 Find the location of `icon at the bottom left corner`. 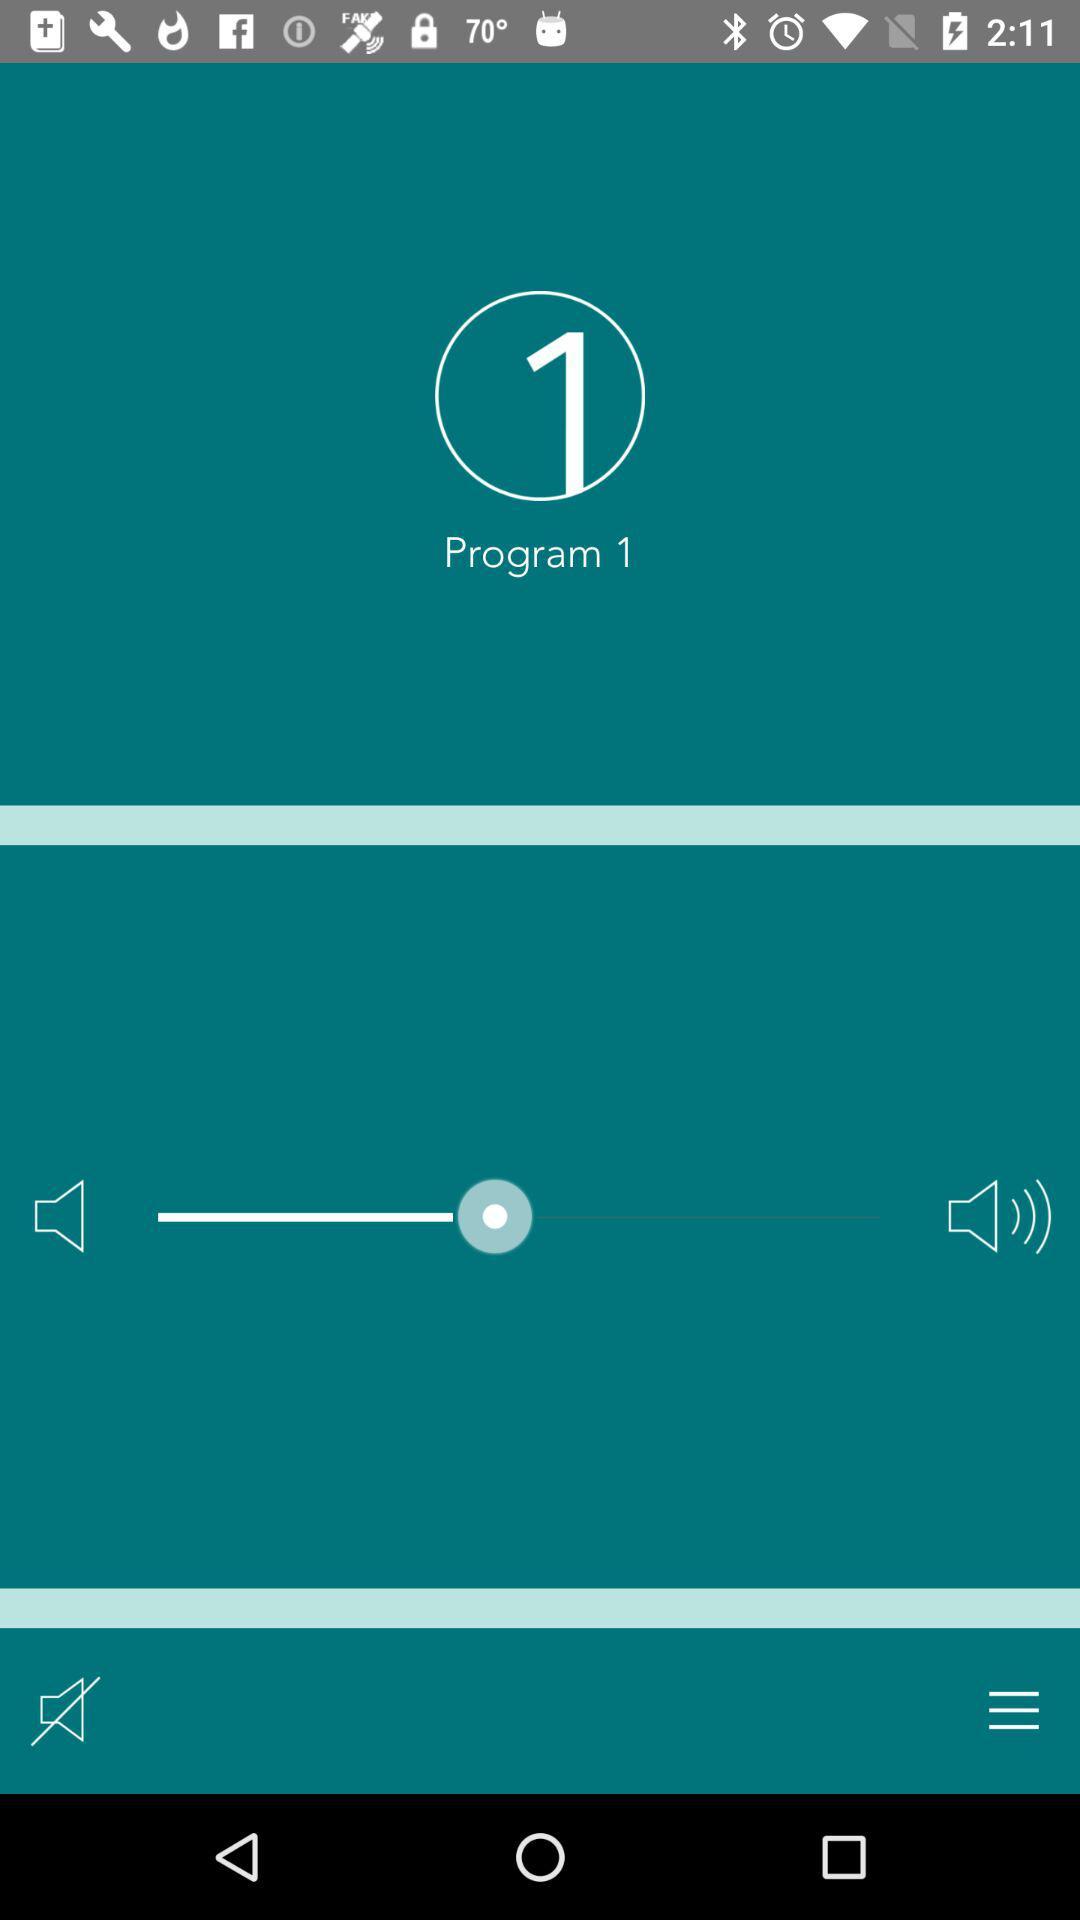

icon at the bottom left corner is located at coordinates (64, 1709).